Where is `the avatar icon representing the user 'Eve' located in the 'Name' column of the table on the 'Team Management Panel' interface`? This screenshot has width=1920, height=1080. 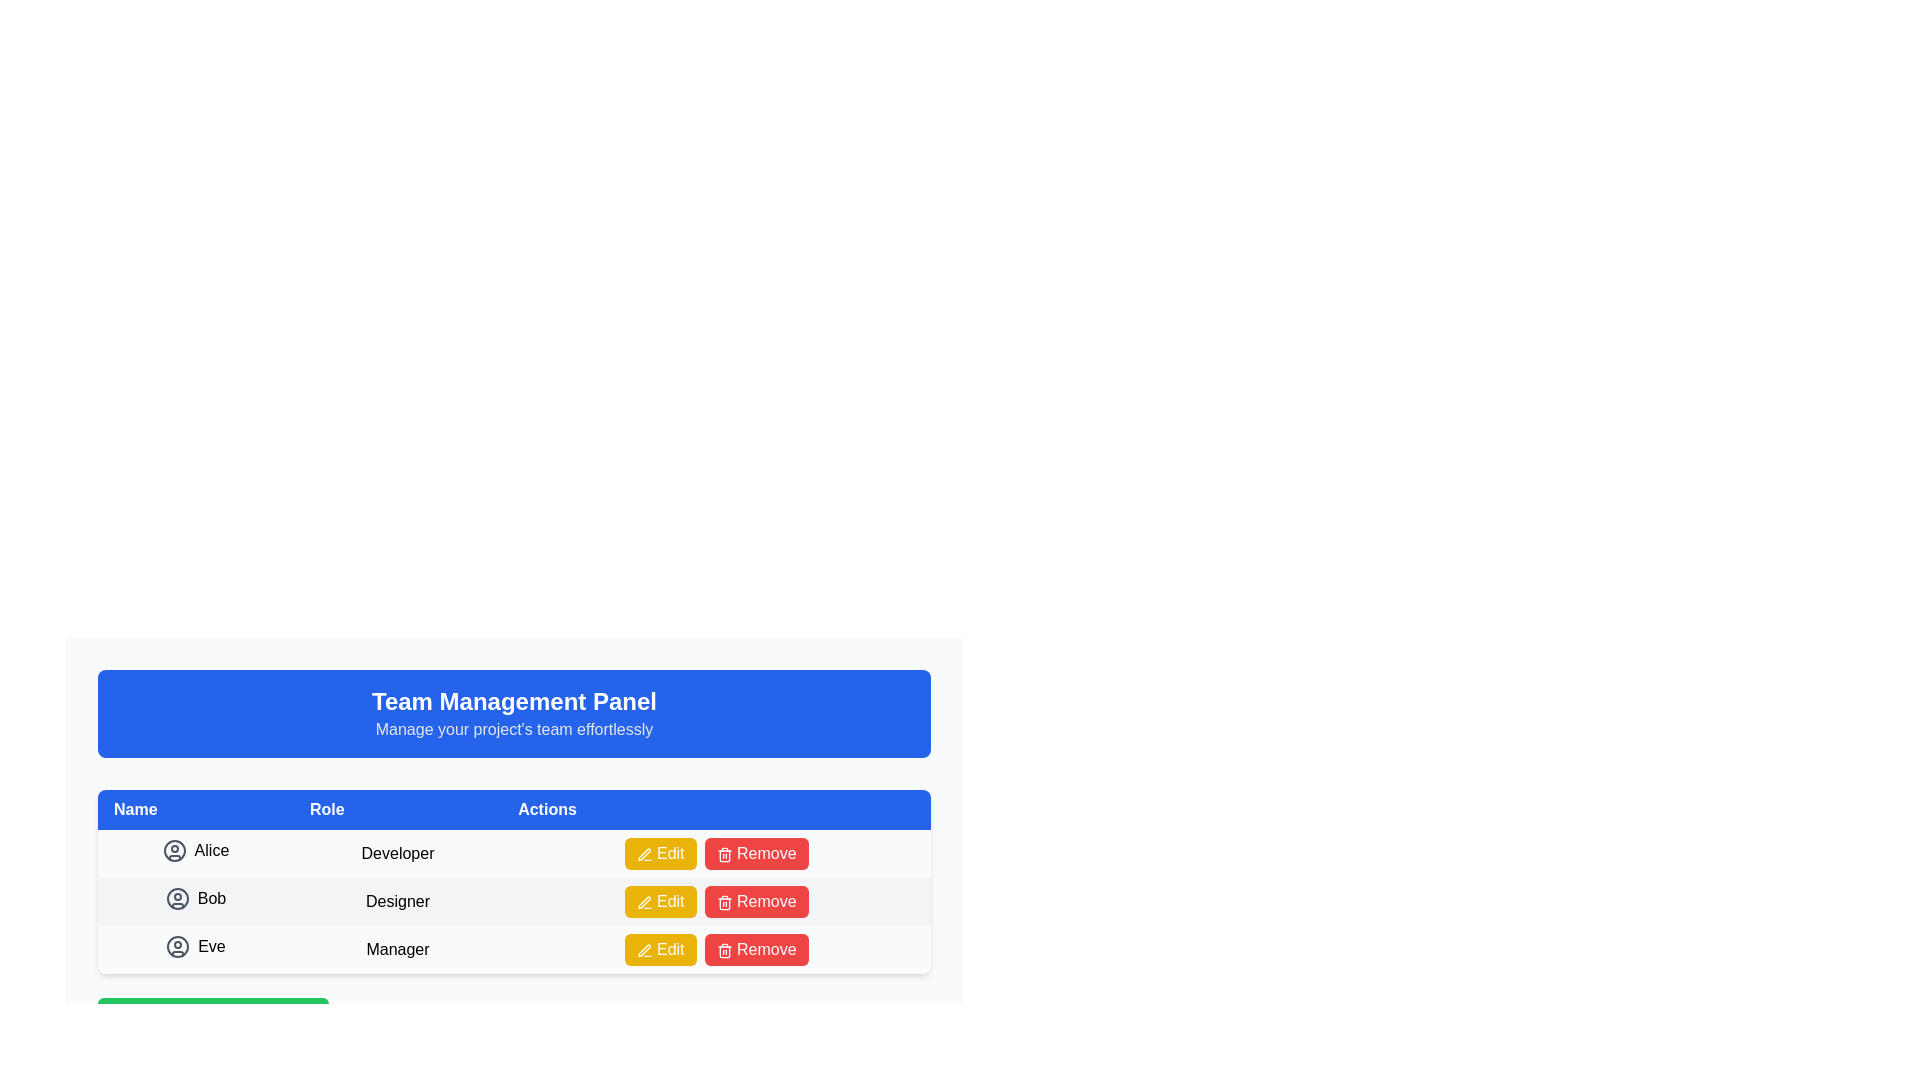
the avatar icon representing the user 'Eve' located in the 'Name' column of the table on the 'Team Management Panel' interface is located at coordinates (178, 945).